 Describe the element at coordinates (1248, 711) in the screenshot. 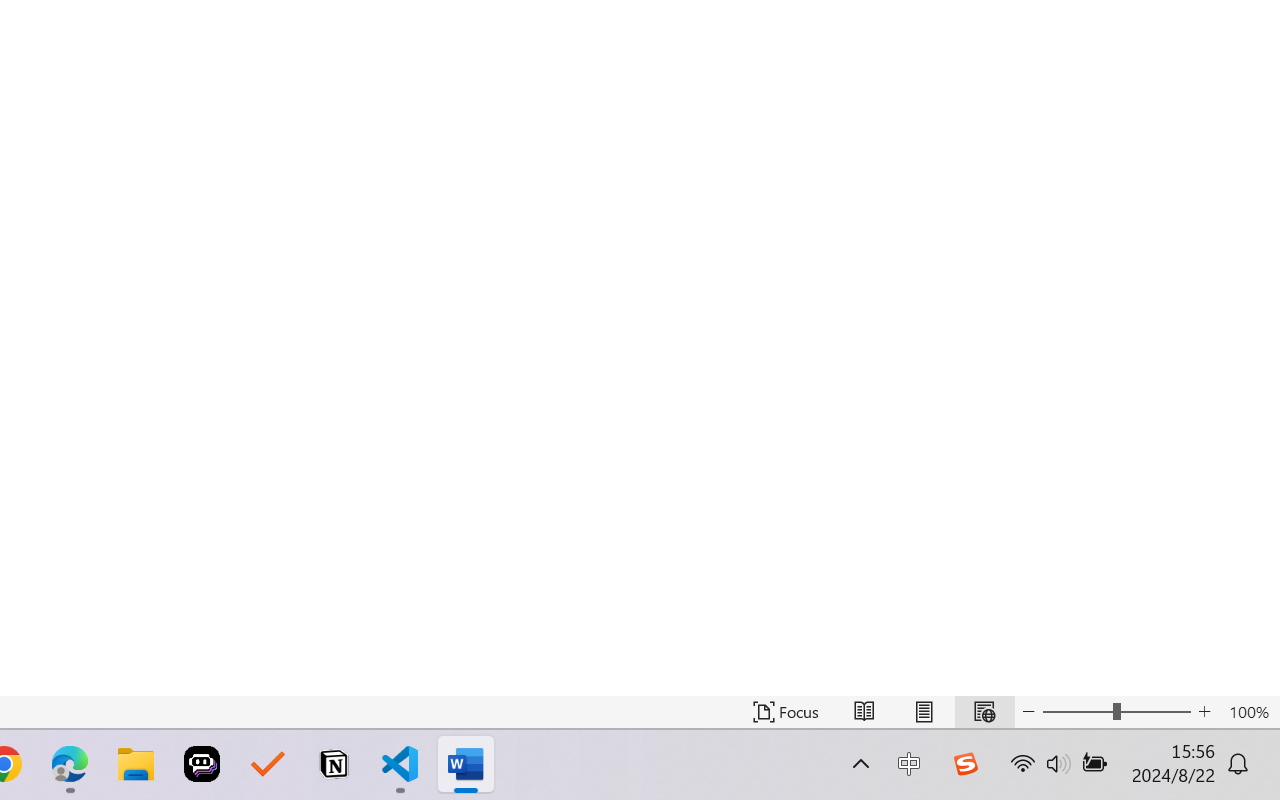

I see `'Zoom 100%'` at that location.